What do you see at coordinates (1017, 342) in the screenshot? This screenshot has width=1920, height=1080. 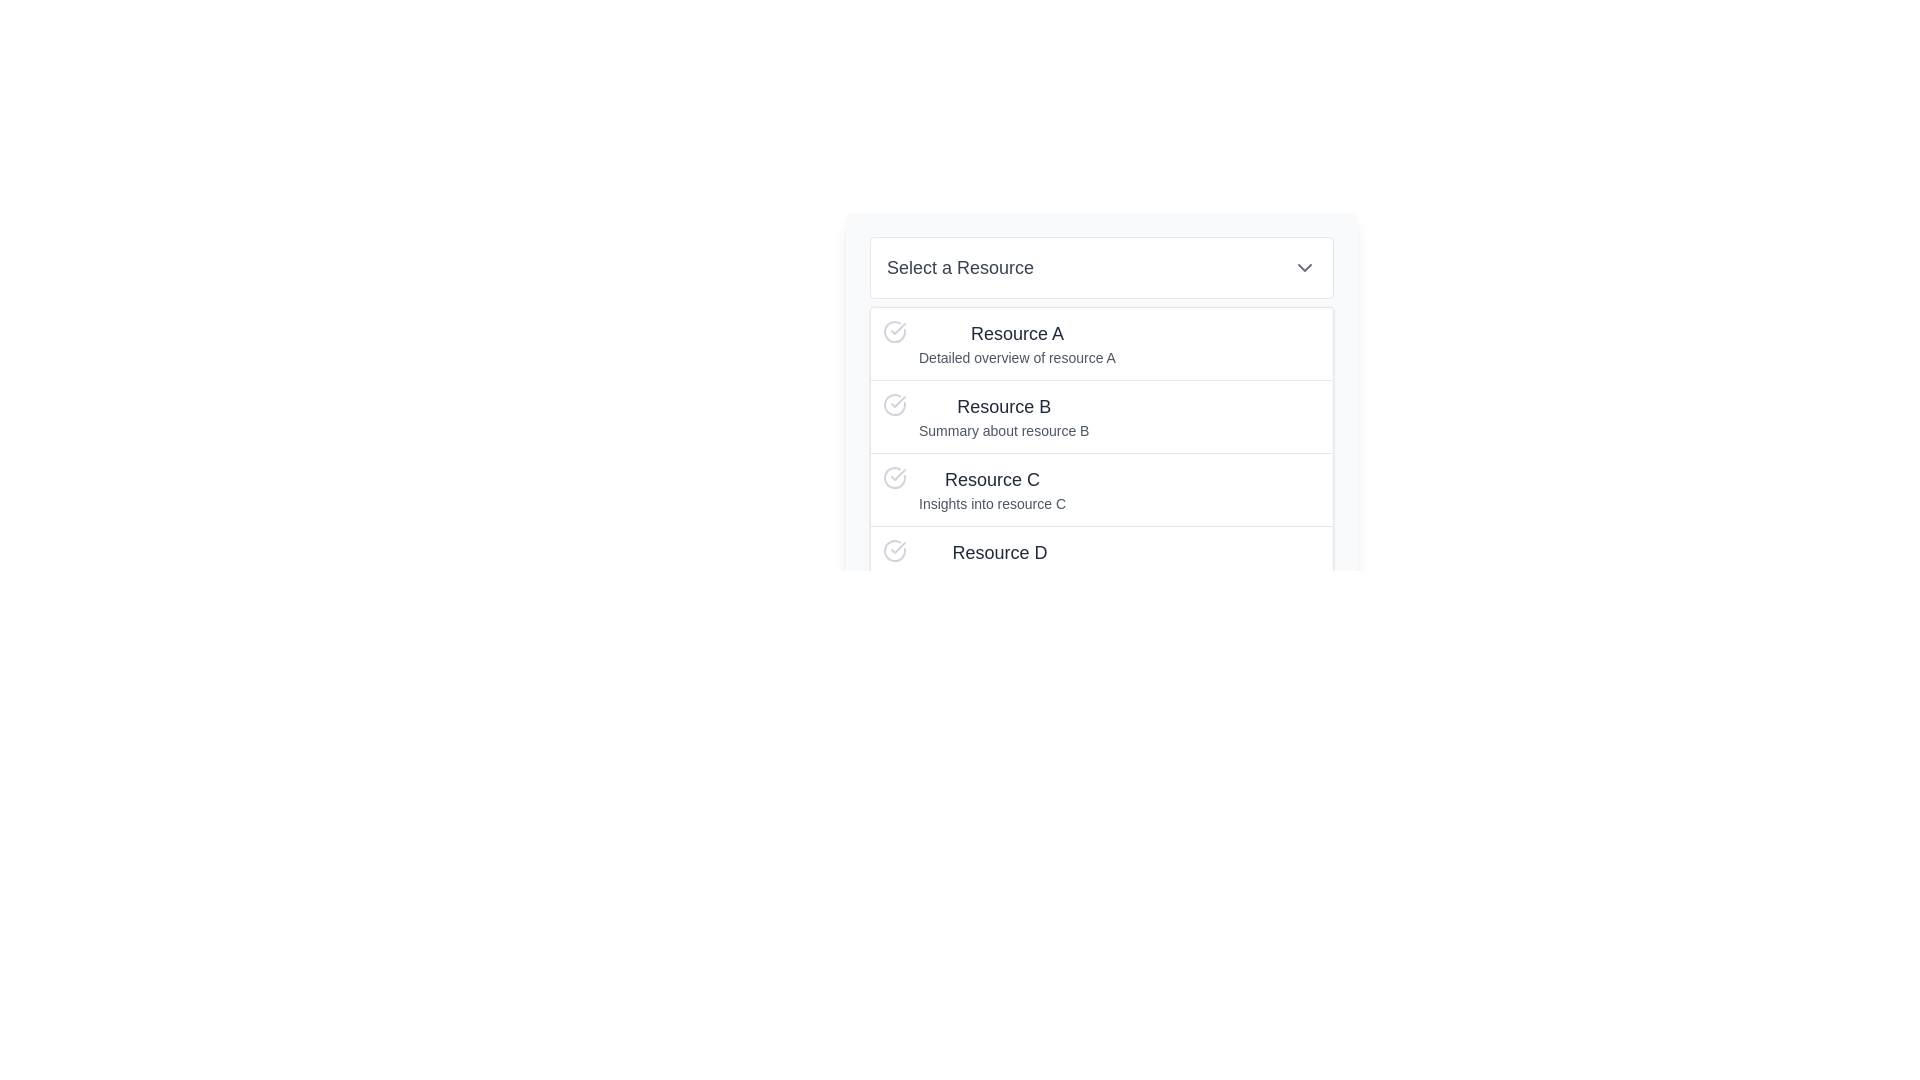 I see `text from the text display element that shows 'Resource A' and its detailed overview, located below the 'Select a Resource' dropdown menu` at bounding box center [1017, 342].